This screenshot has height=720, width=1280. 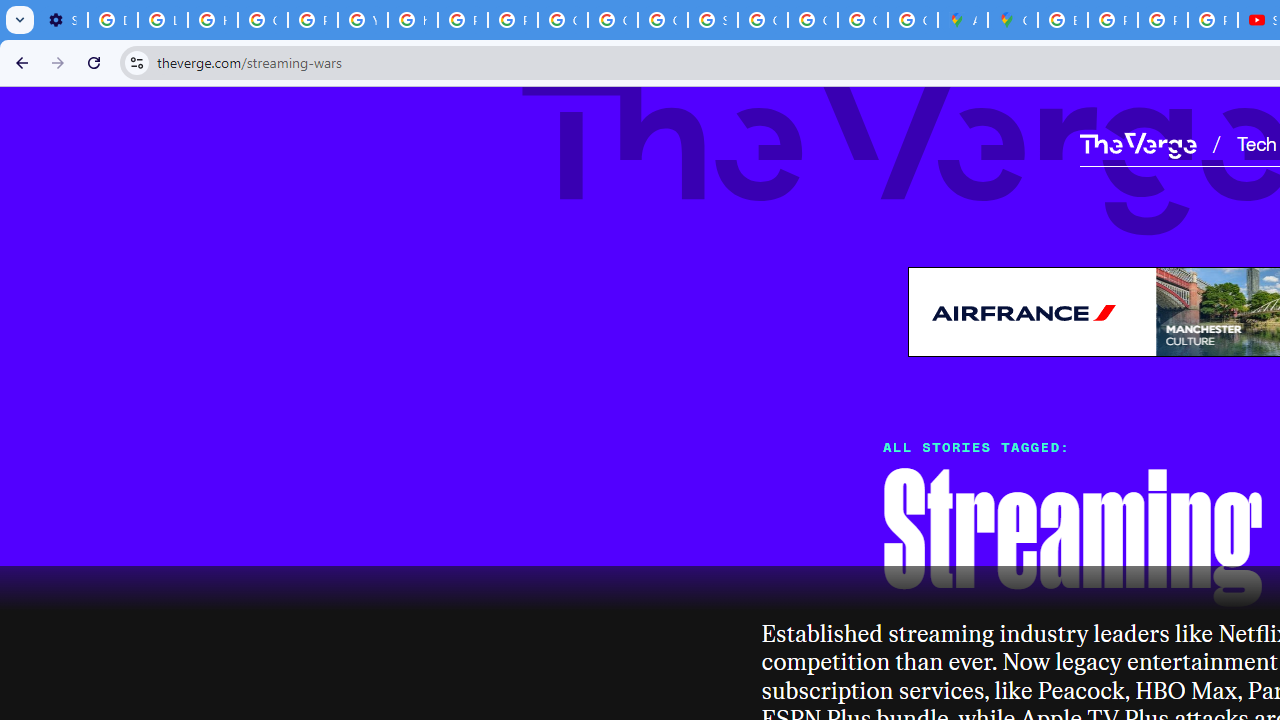 What do you see at coordinates (411, 20) in the screenshot?
I see `'https://scholar.google.com/'` at bounding box center [411, 20].